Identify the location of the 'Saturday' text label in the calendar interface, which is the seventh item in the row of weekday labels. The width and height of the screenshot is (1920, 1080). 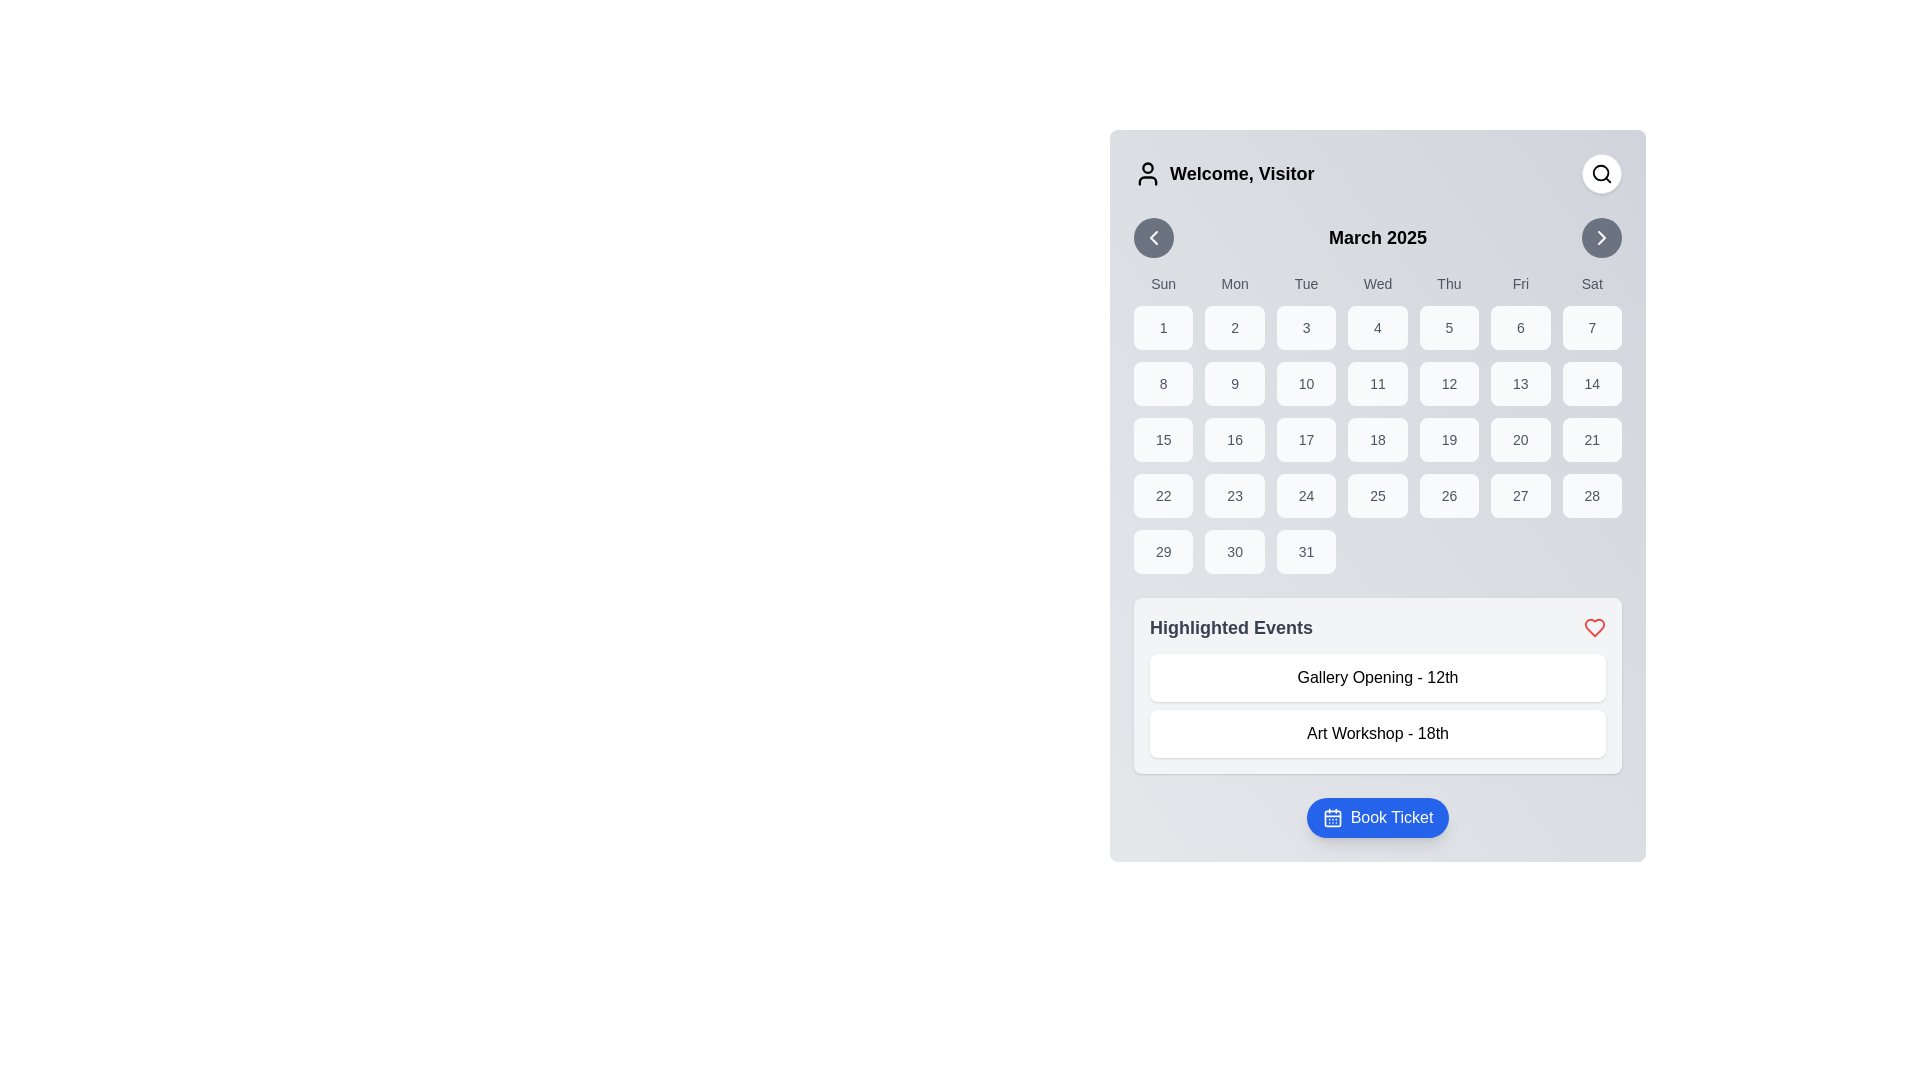
(1591, 284).